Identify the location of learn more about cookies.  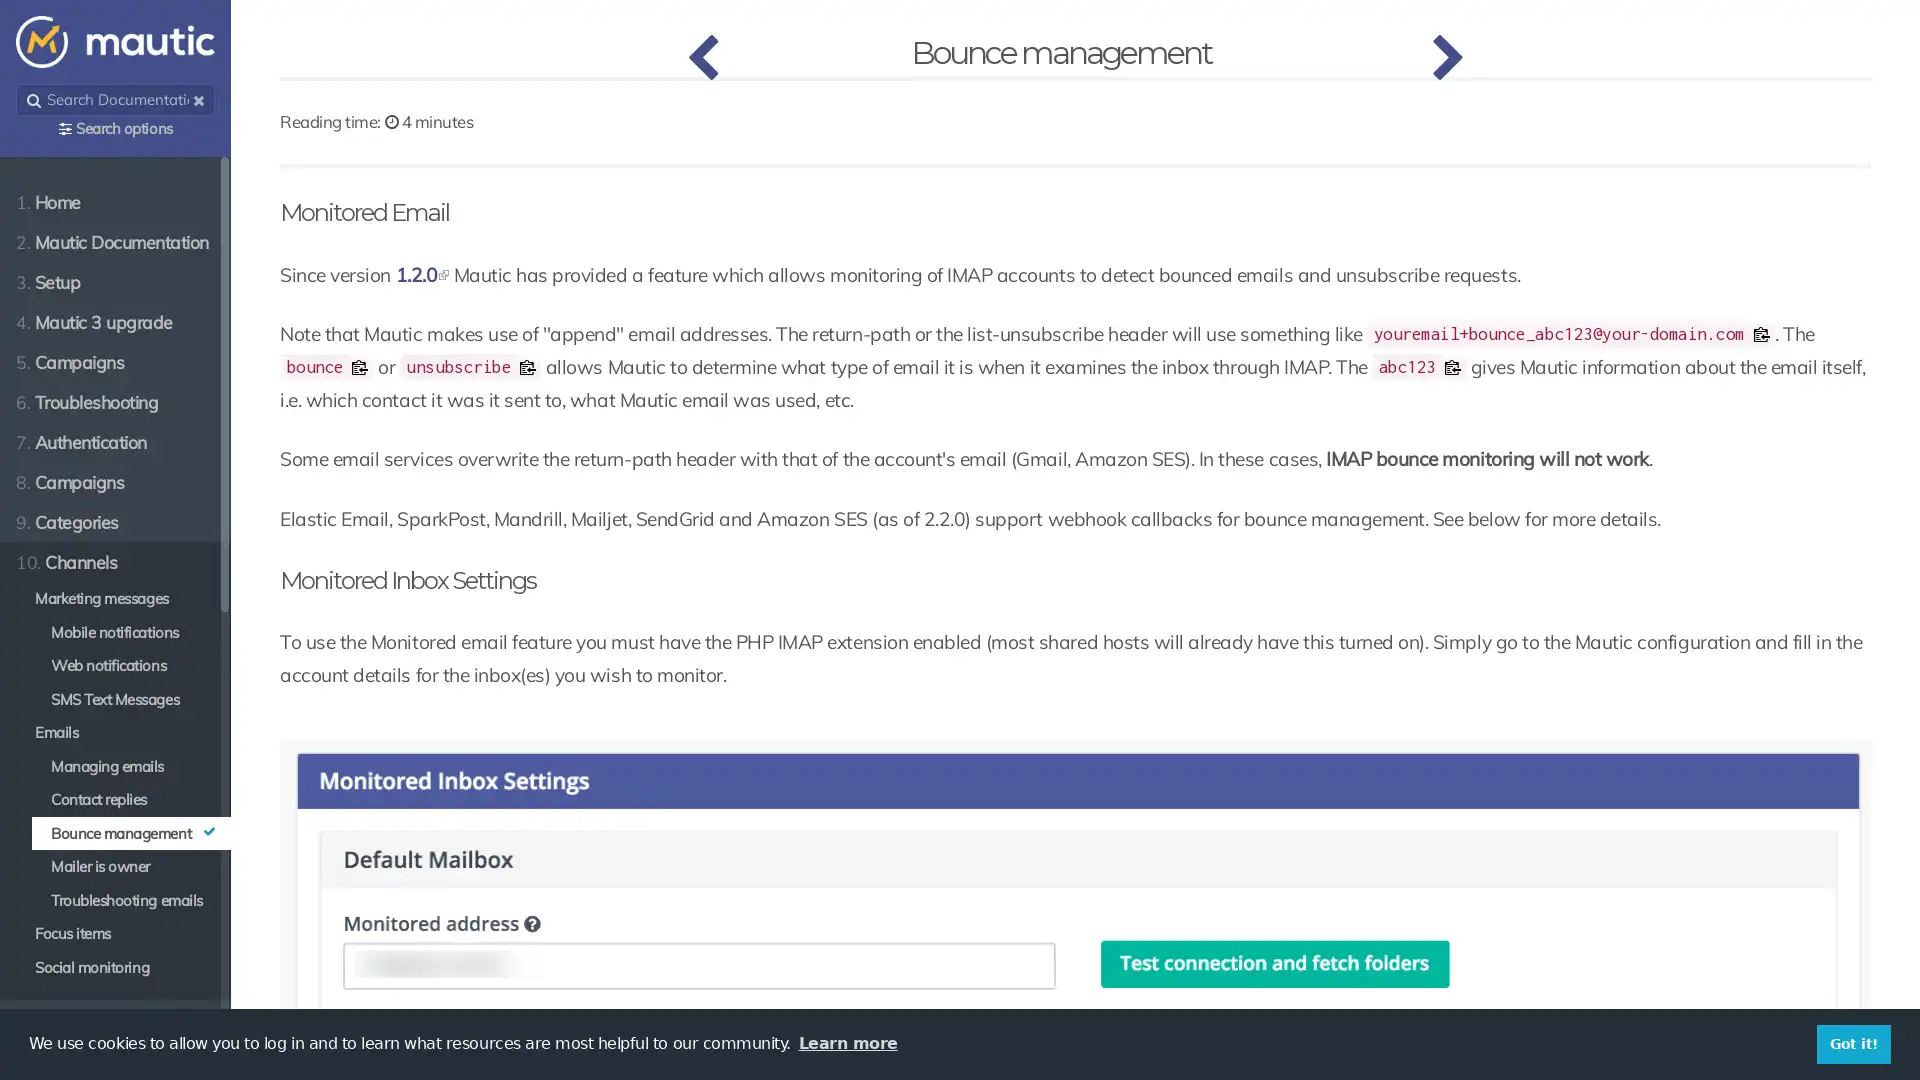
(847, 1043).